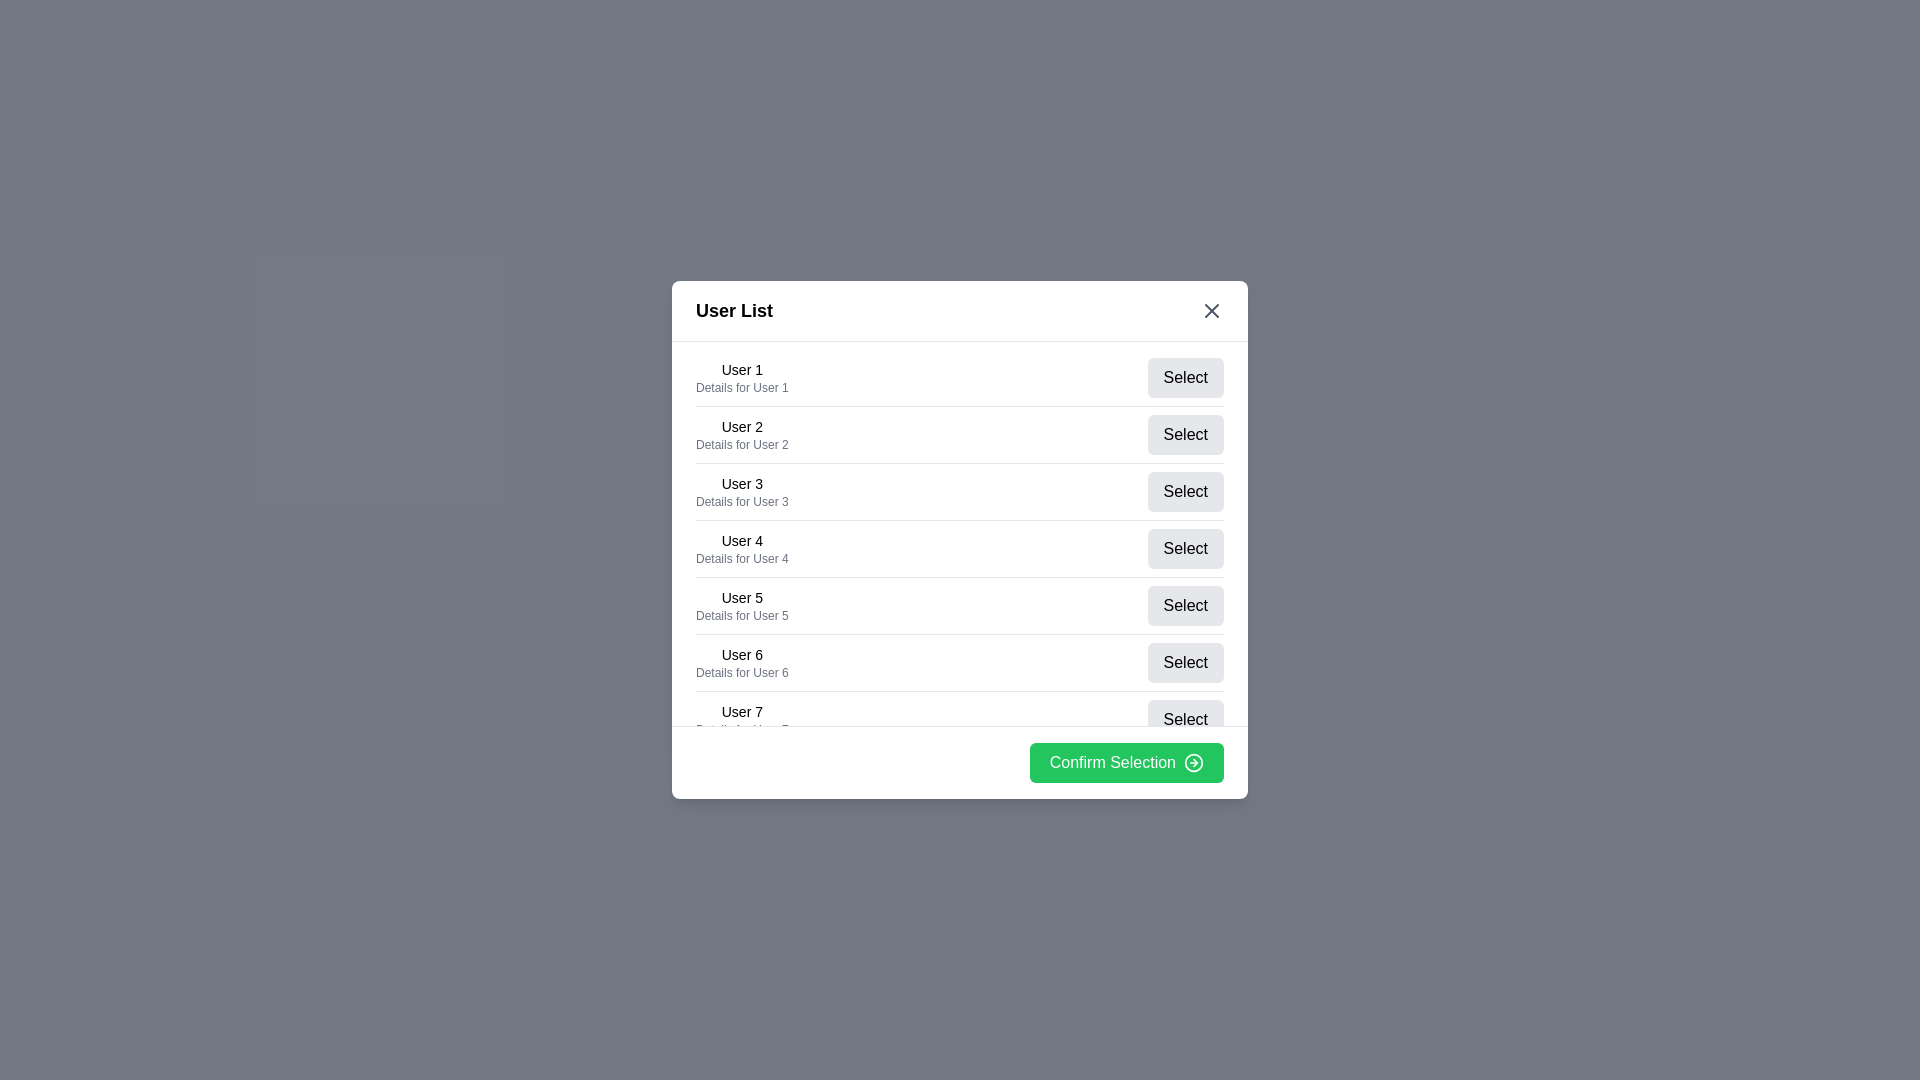 This screenshot has height=1080, width=1920. Describe the element at coordinates (1185, 720) in the screenshot. I see `'Select' button for user 7` at that location.